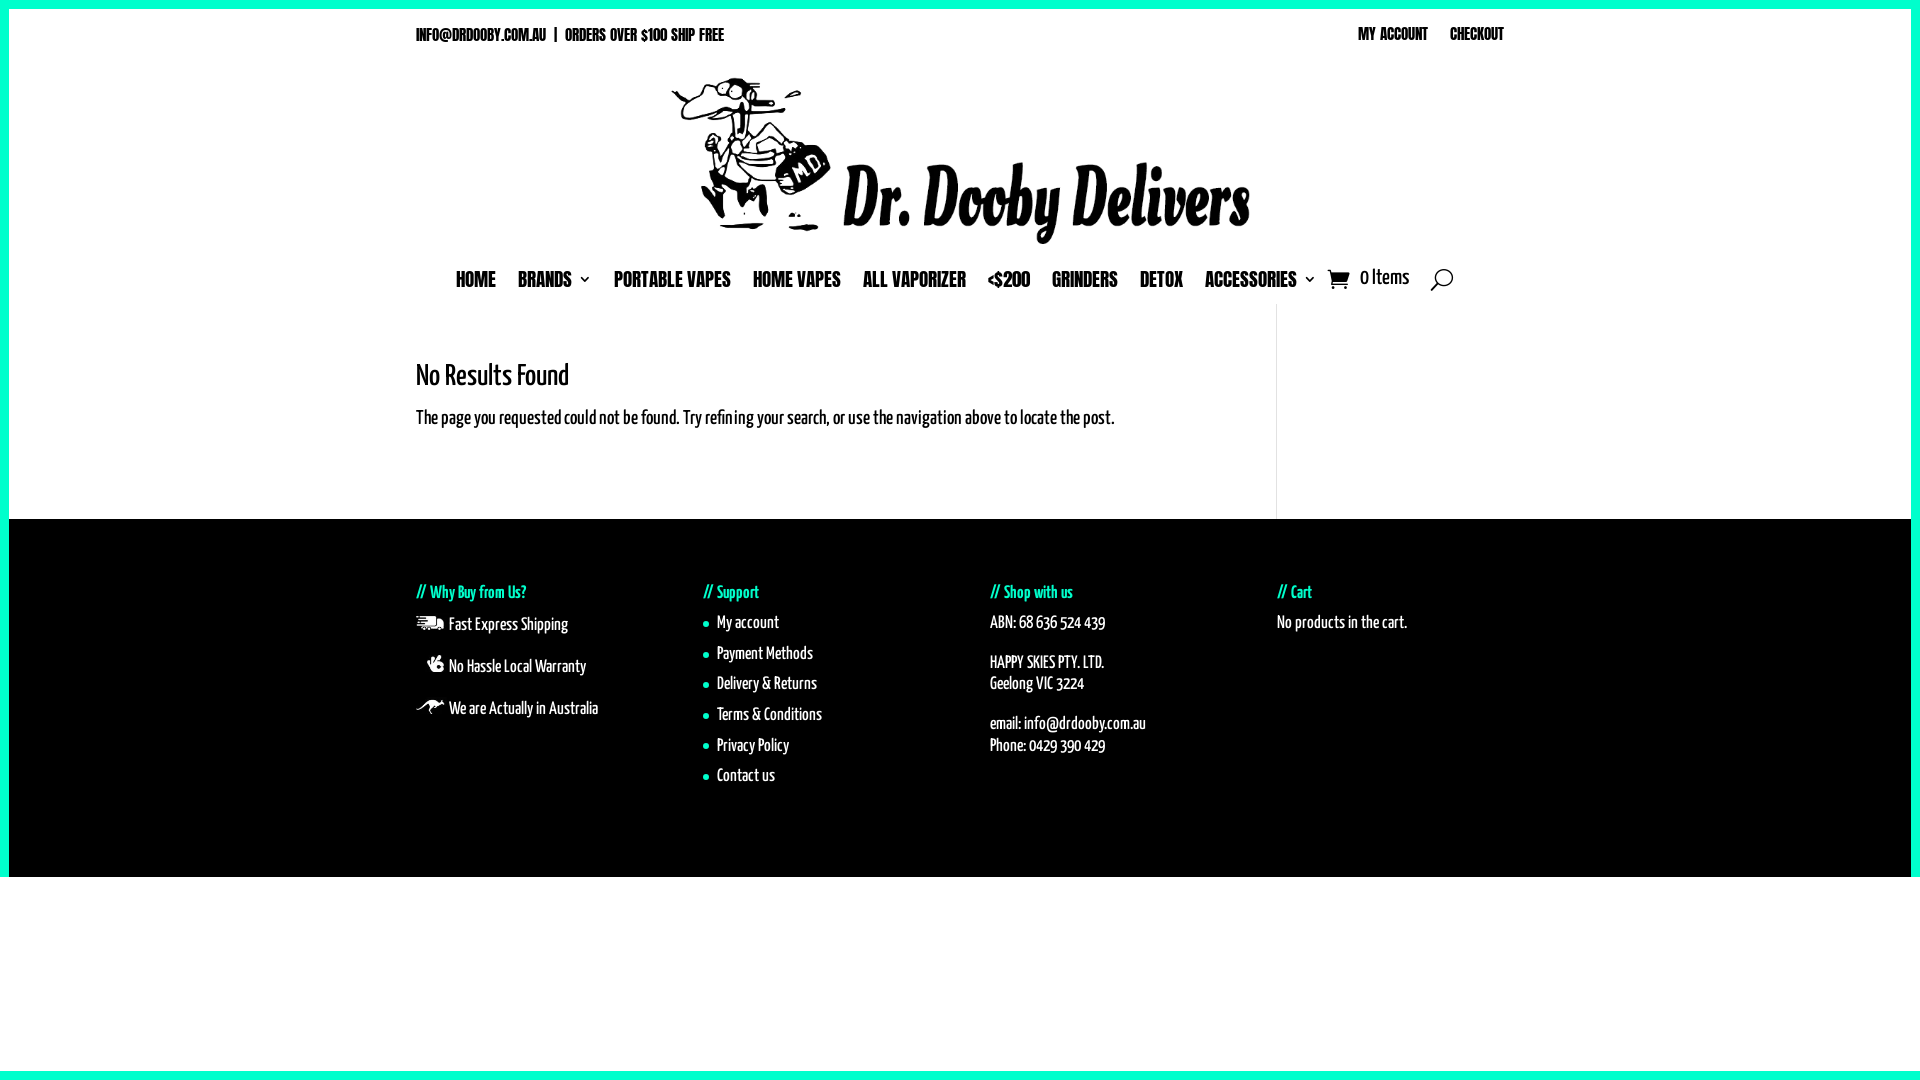  Describe the element at coordinates (768, 714) in the screenshot. I see `'Terms & Conditions'` at that location.